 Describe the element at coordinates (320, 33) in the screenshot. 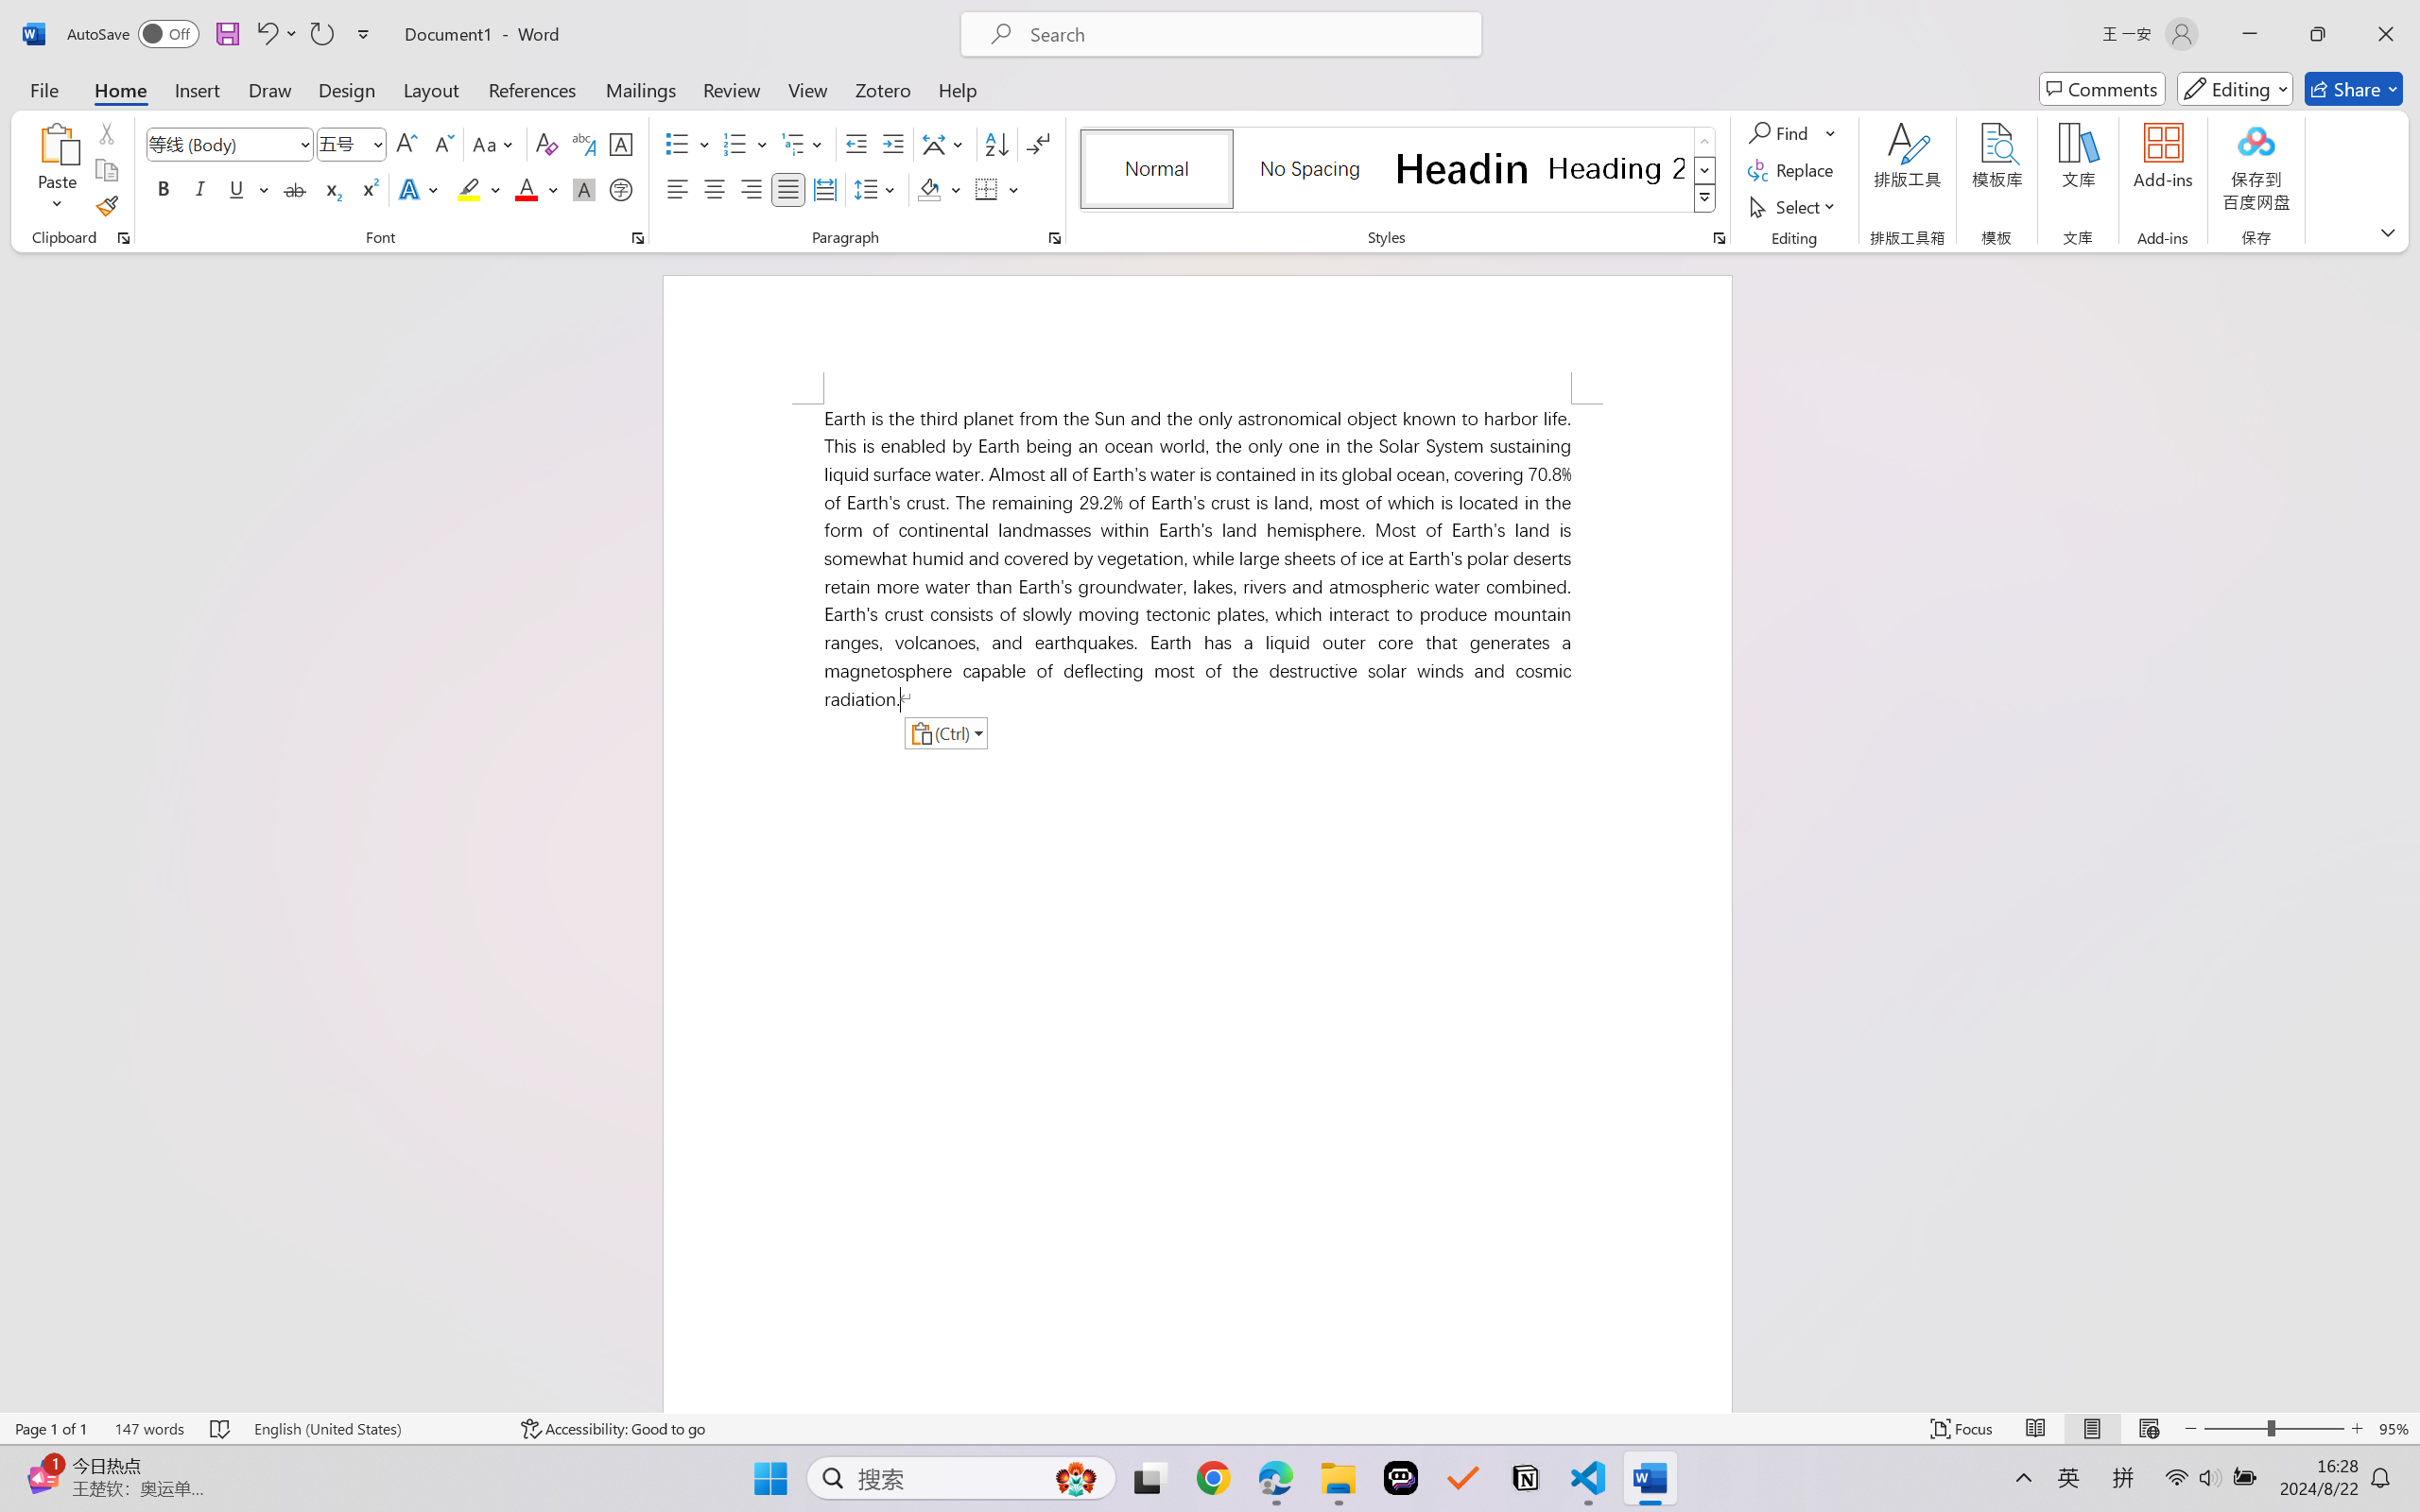

I see `'Repeat Paste Option'` at that location.